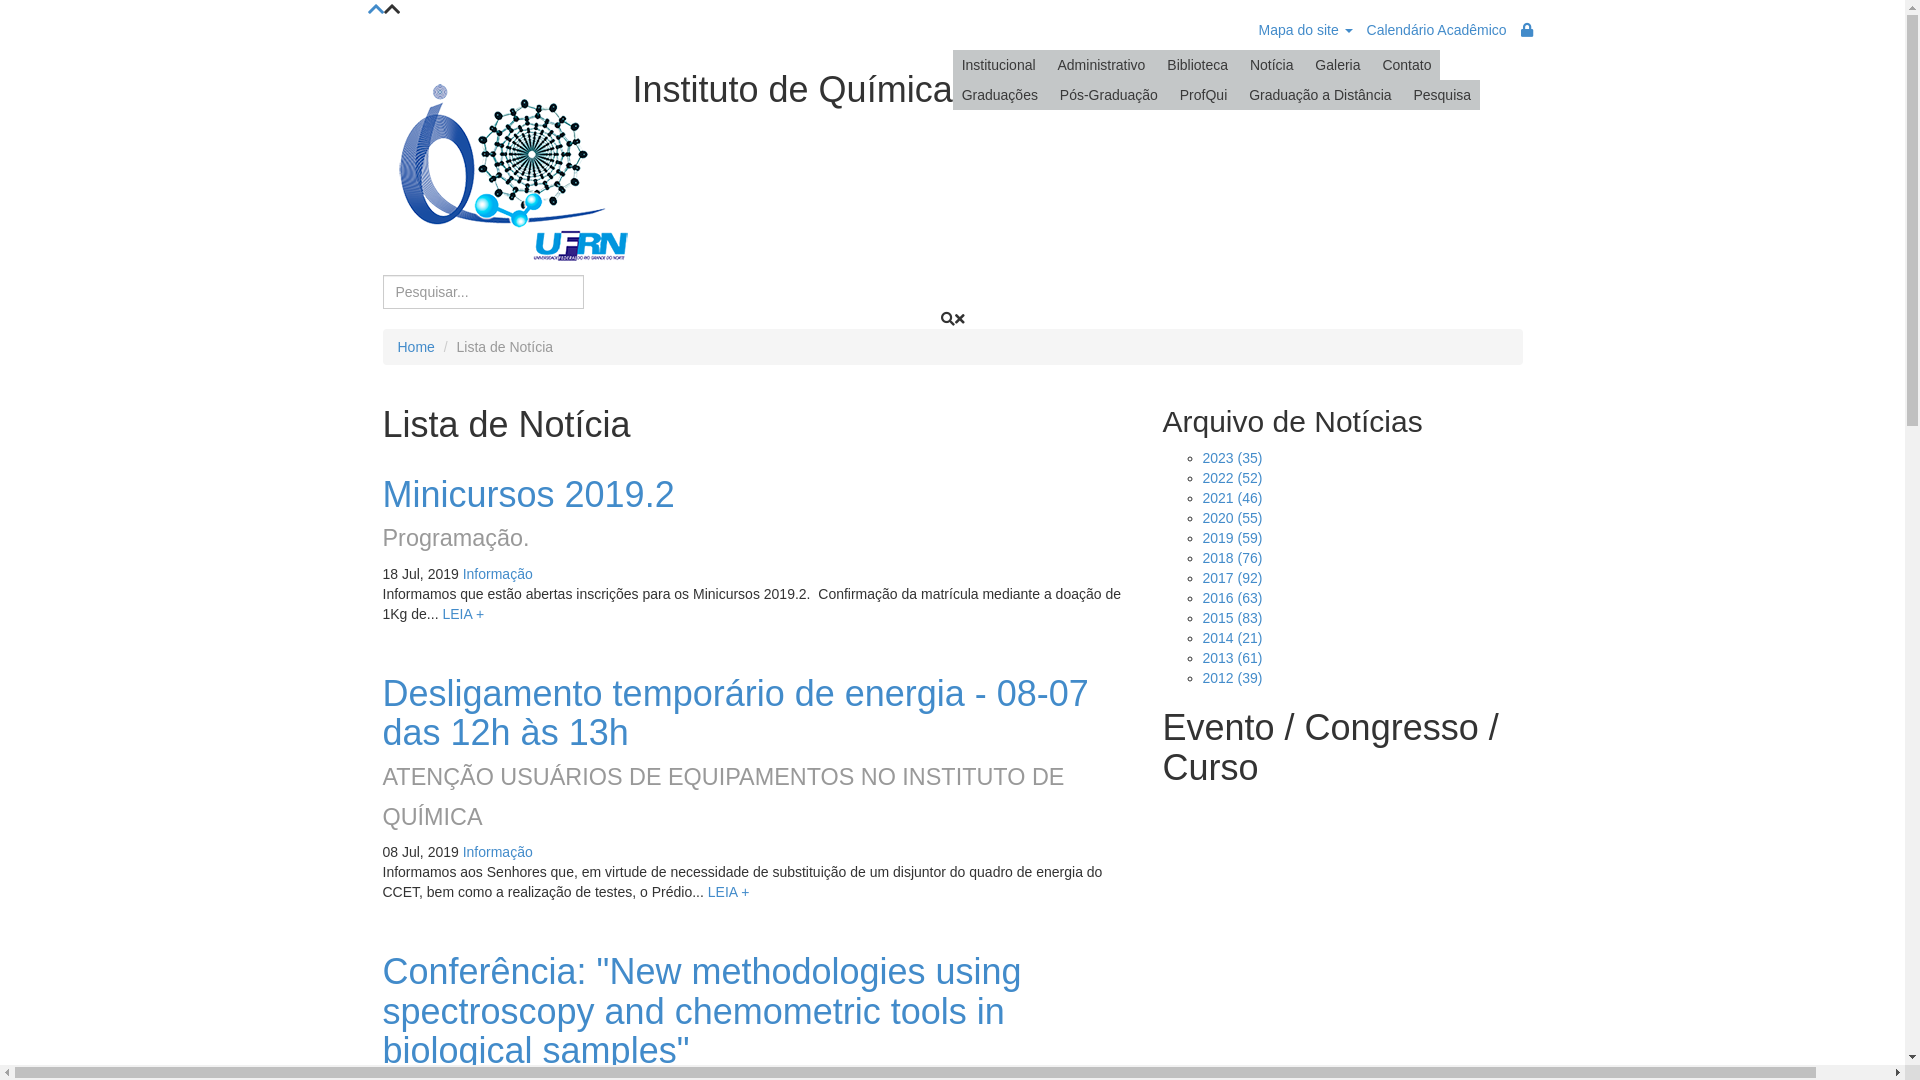  I want to click on 'Mapa do site', so click(1305, 30).